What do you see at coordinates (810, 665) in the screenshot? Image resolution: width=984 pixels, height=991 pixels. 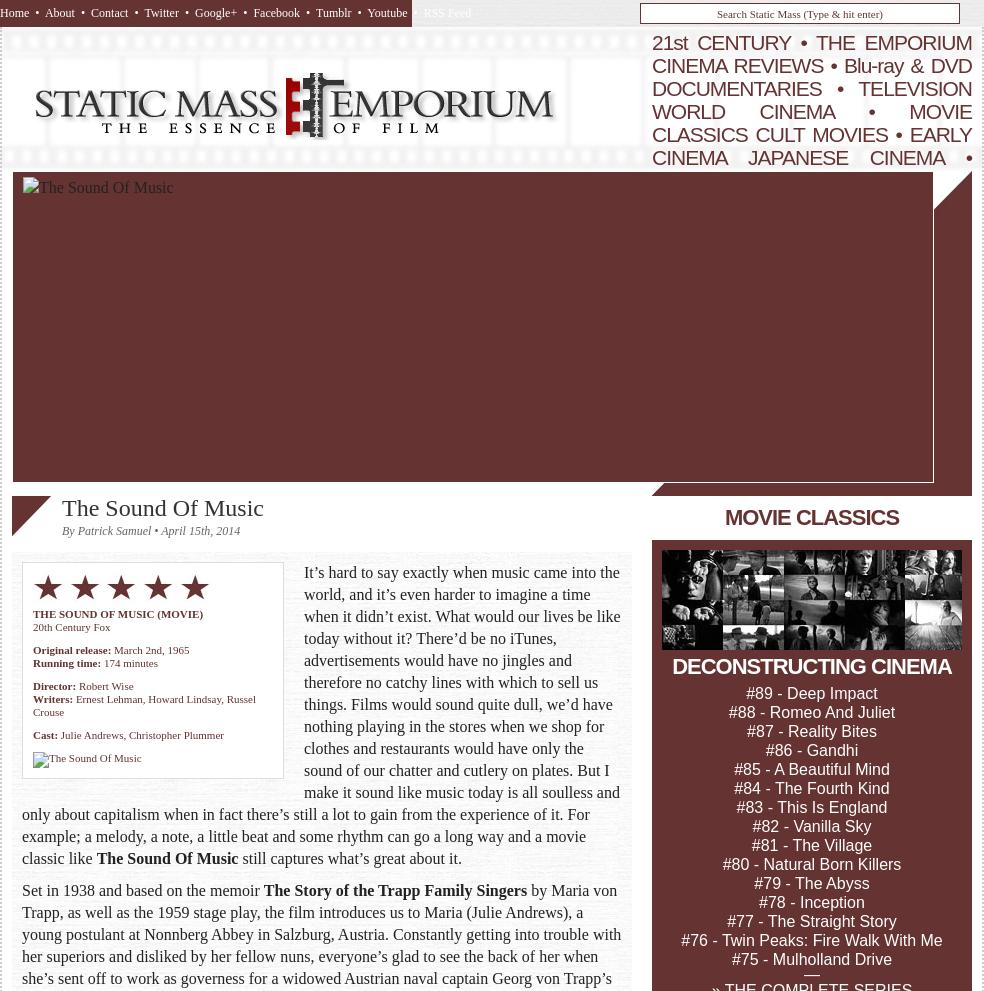 I see `'DECONSTRUCTING CINEMA'` at bounding box center [810, 665].